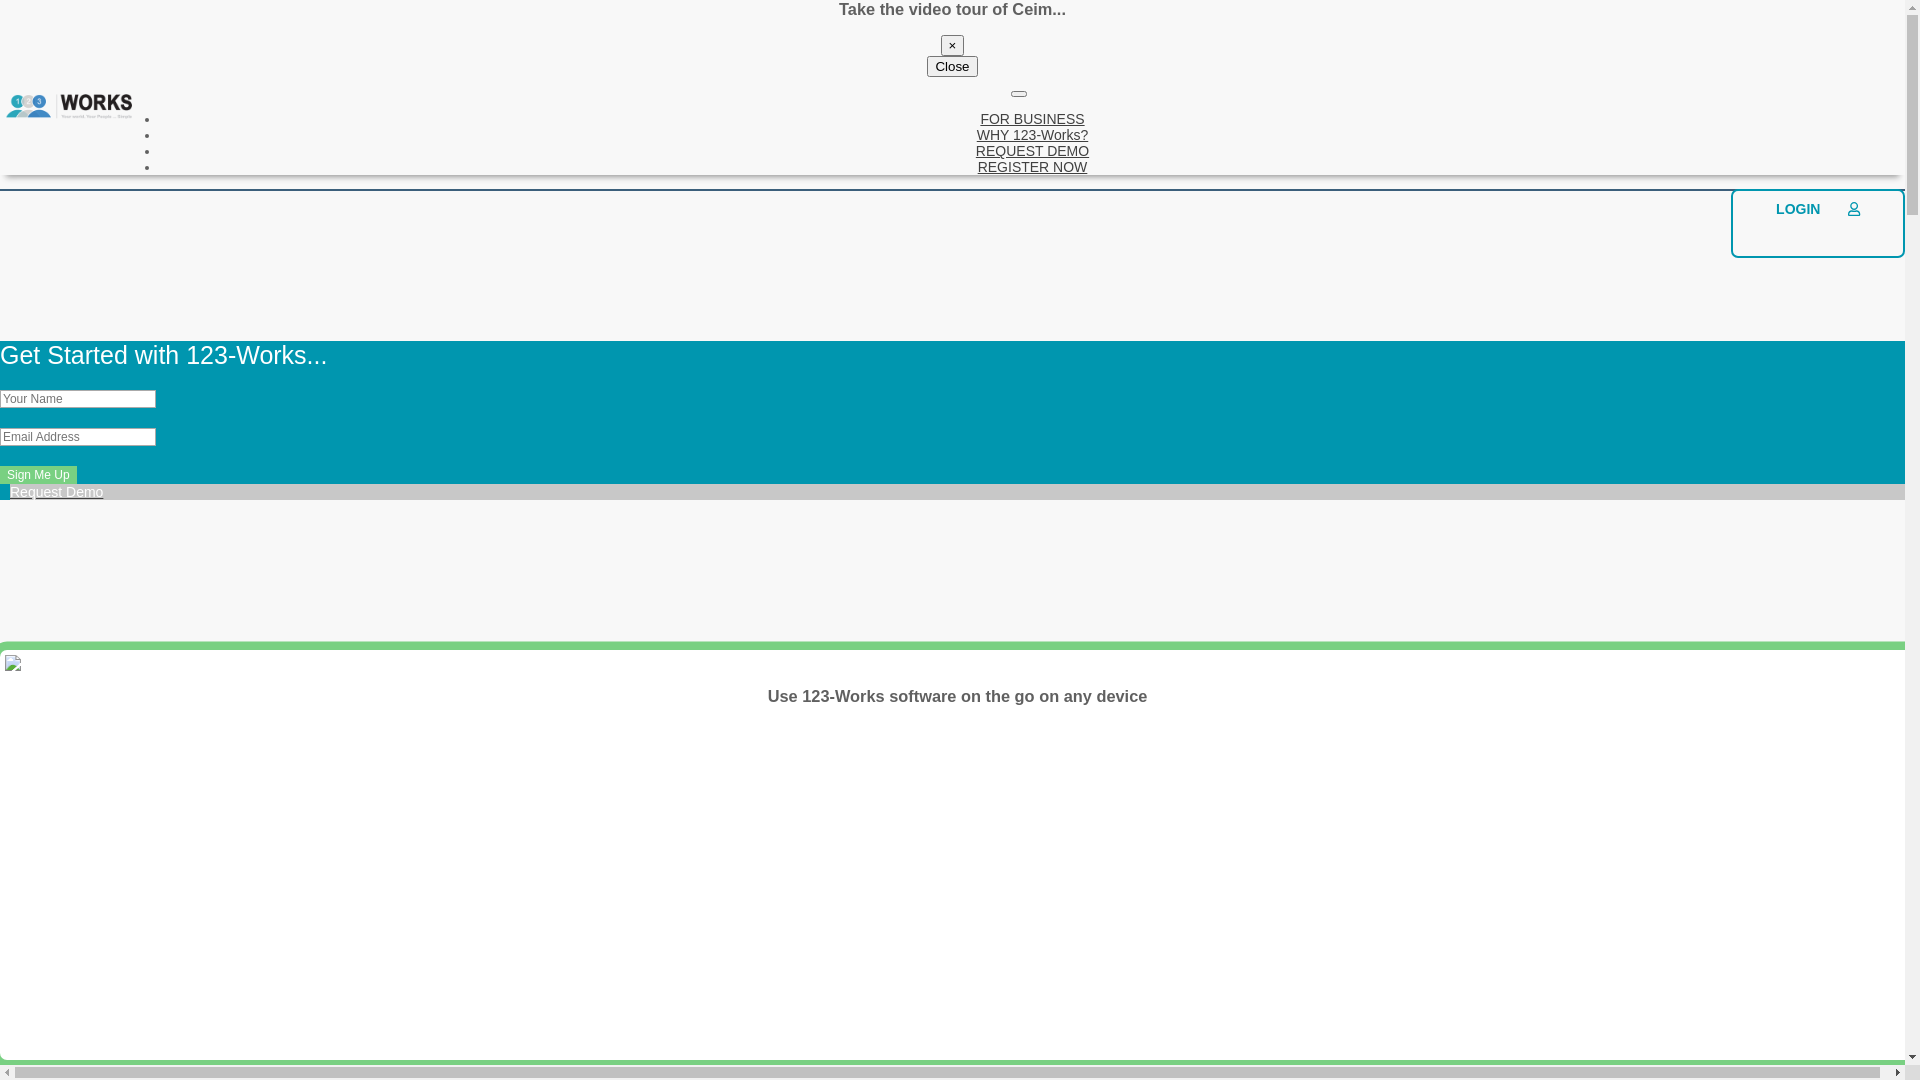 The image size is (1920, 1080). What do you see at coordinates (1032, 119) in the screenshot?
I see `'FOR BUSINESS'` at bounding box center [1032, 119].